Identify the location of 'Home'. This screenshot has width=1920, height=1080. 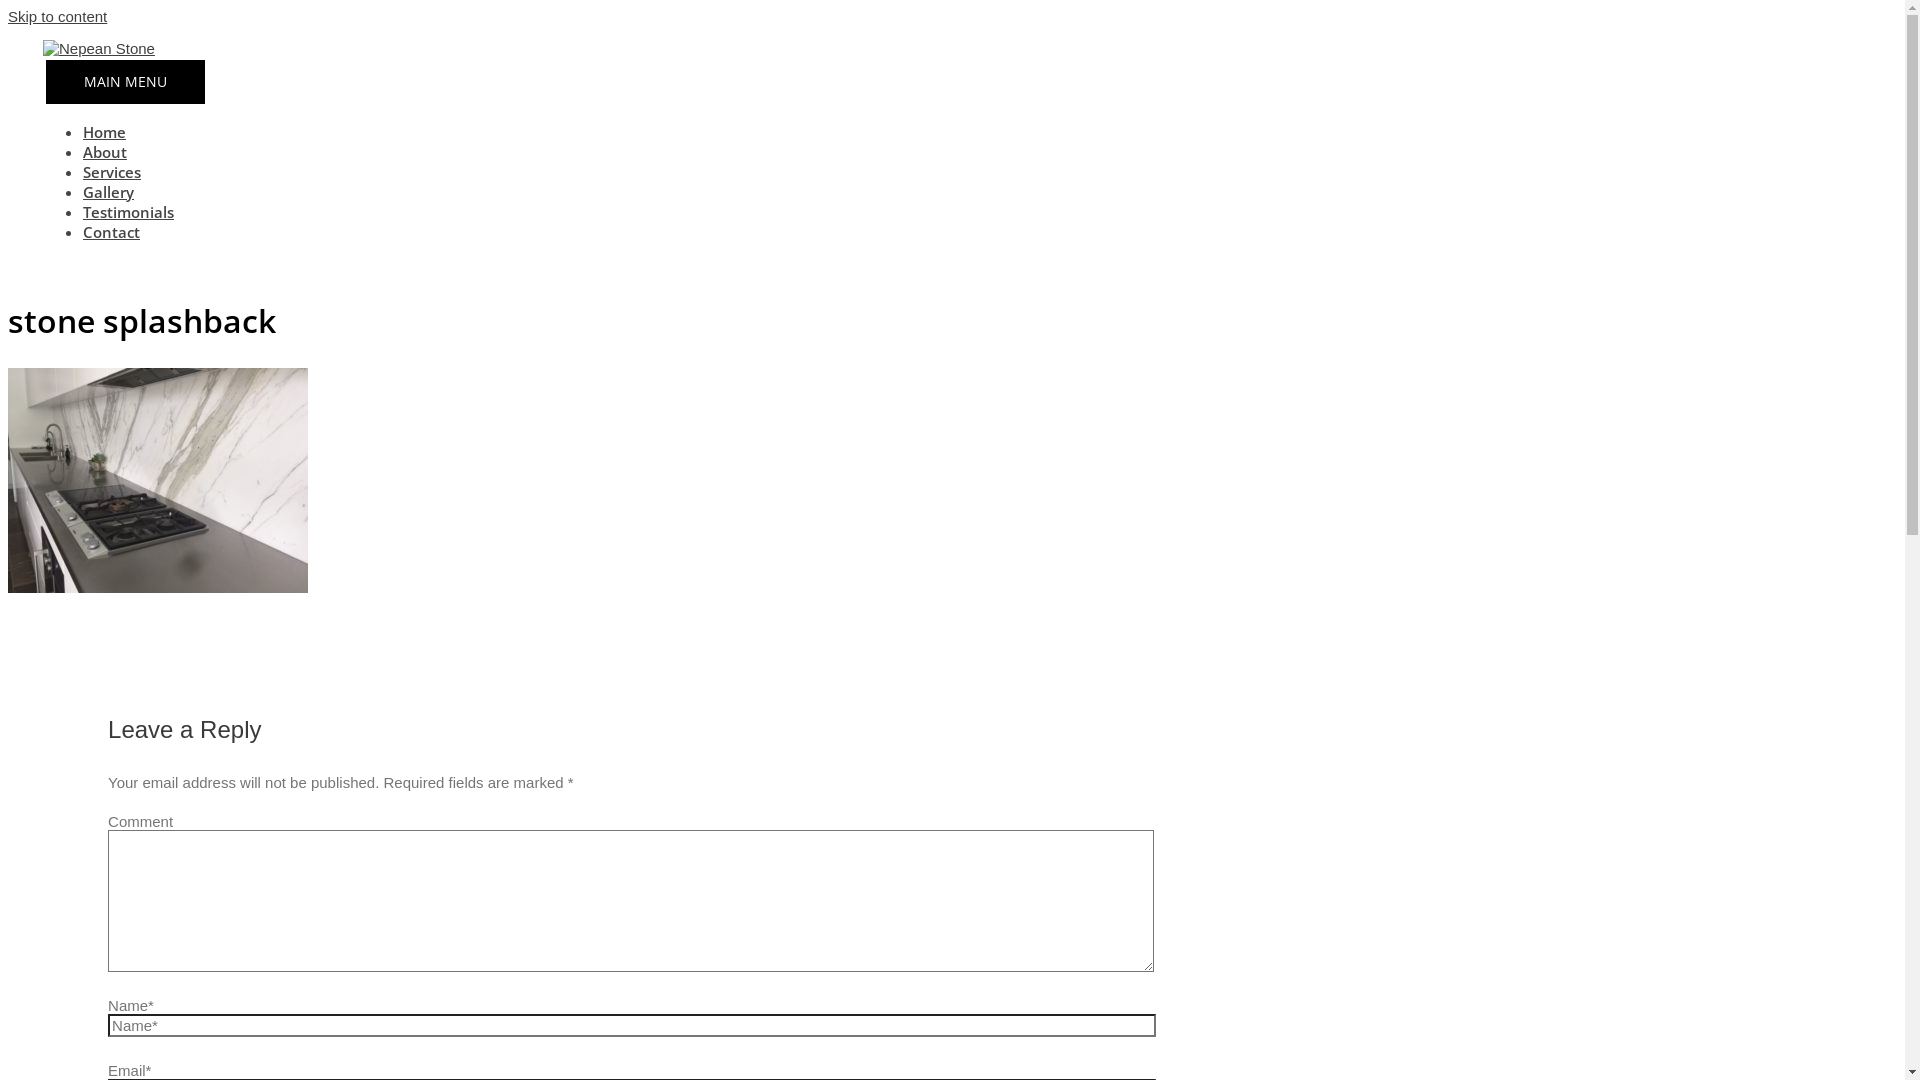
(103, 131).